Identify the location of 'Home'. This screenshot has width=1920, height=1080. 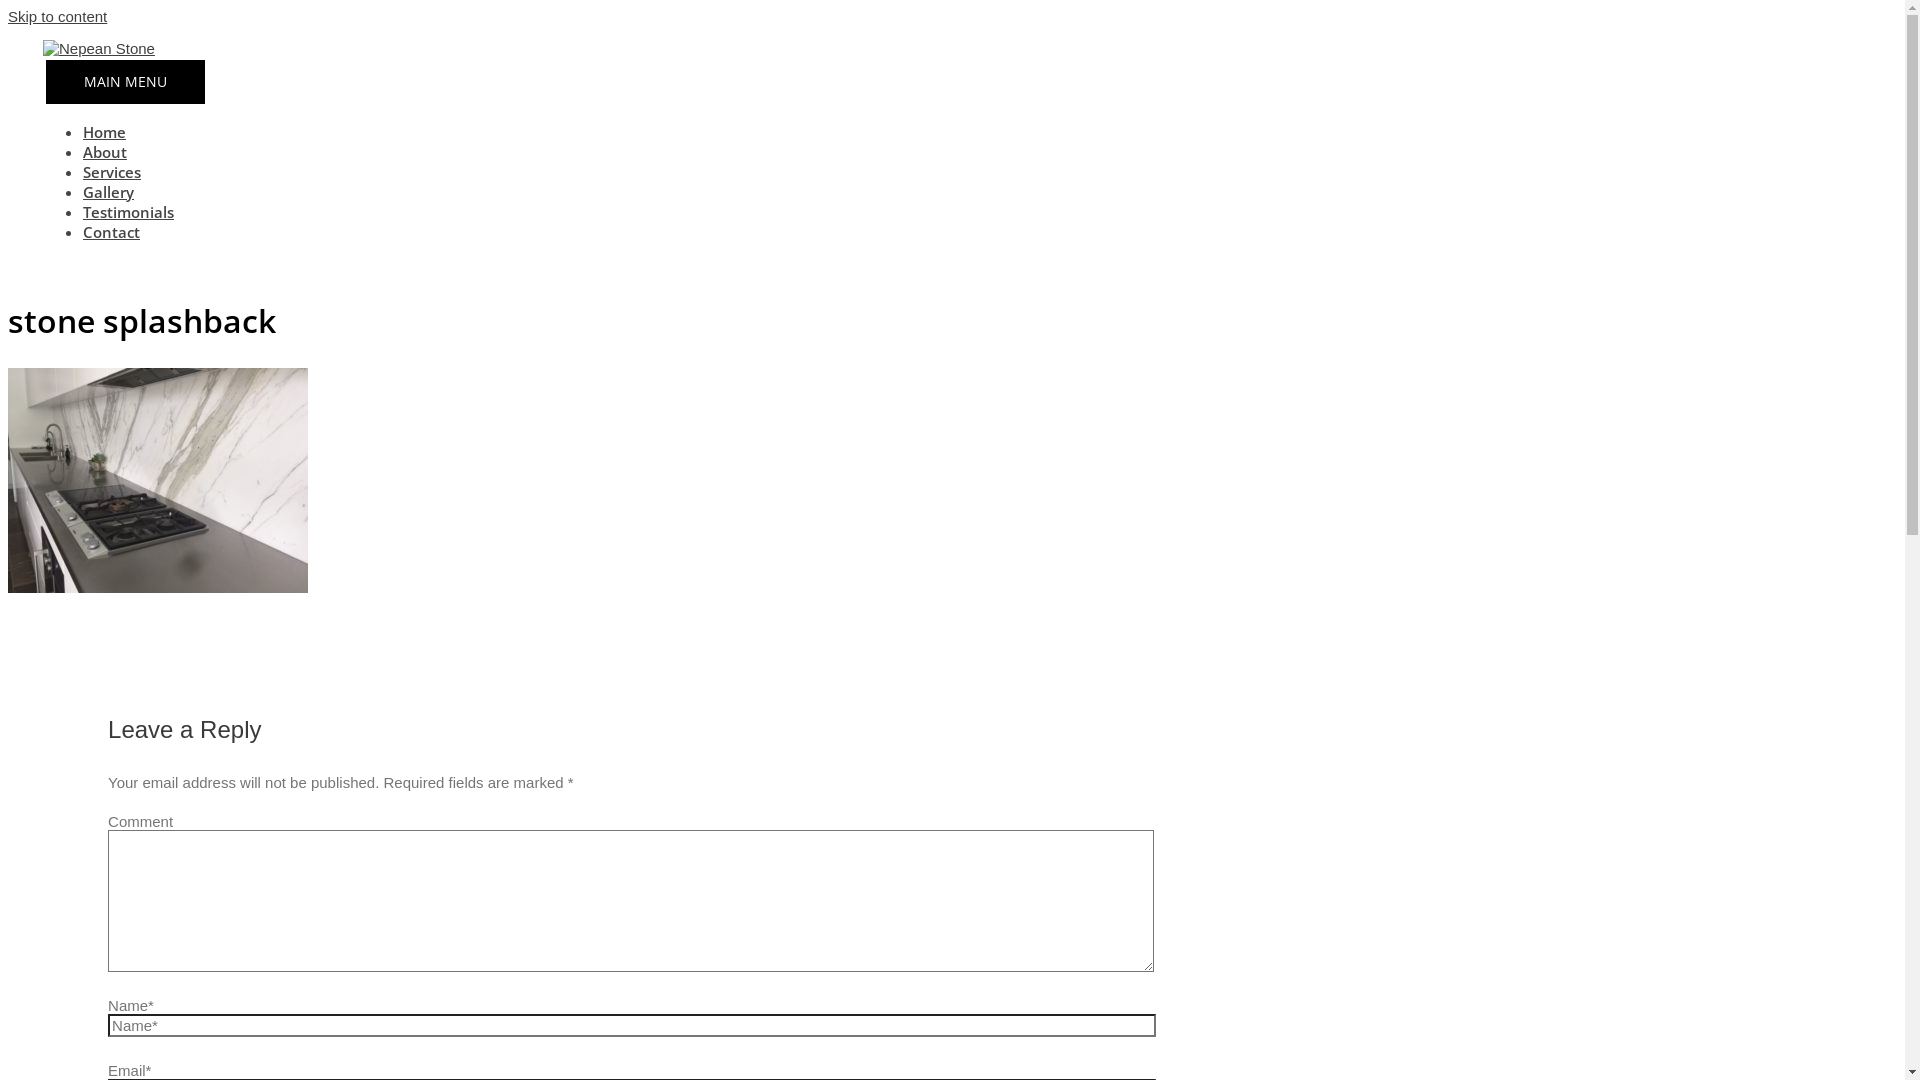
(103, 131).